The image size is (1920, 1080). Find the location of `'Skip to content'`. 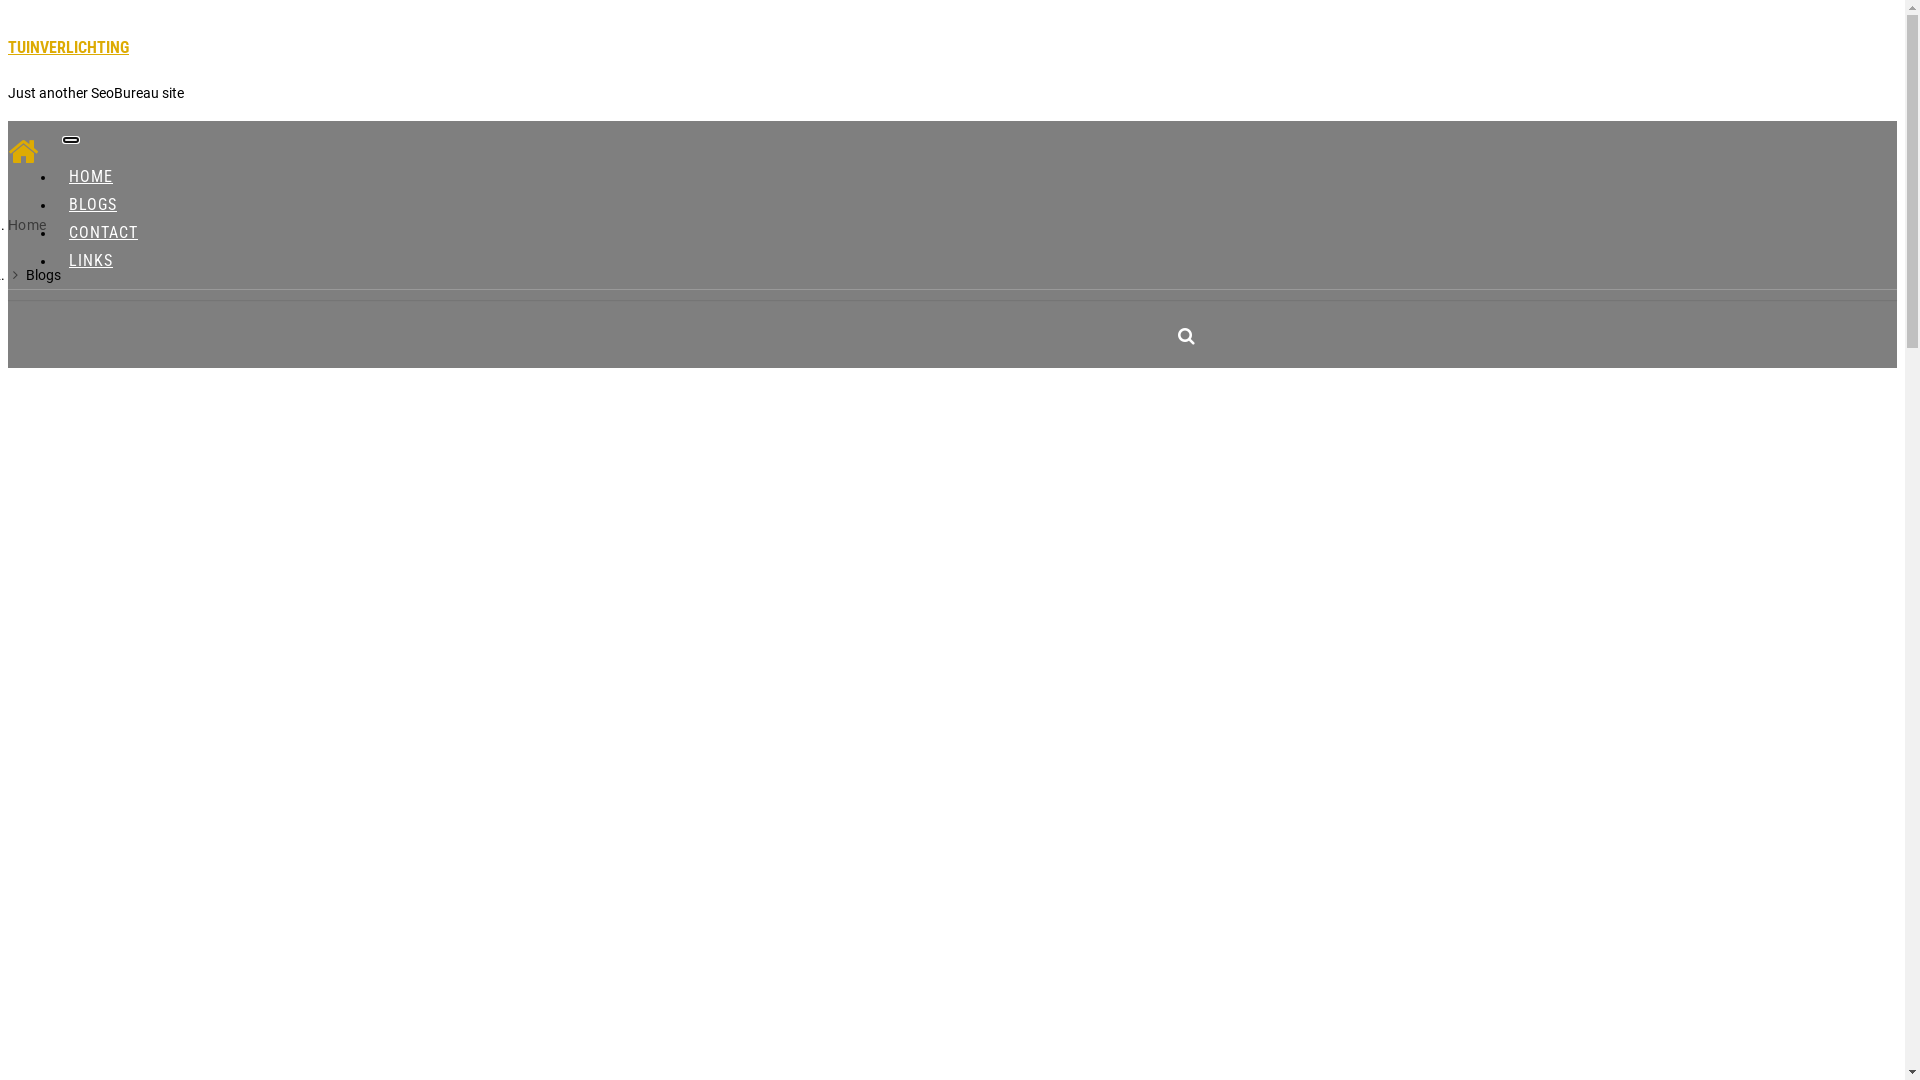

'Skip to content' is located at coordinates (7, 7).